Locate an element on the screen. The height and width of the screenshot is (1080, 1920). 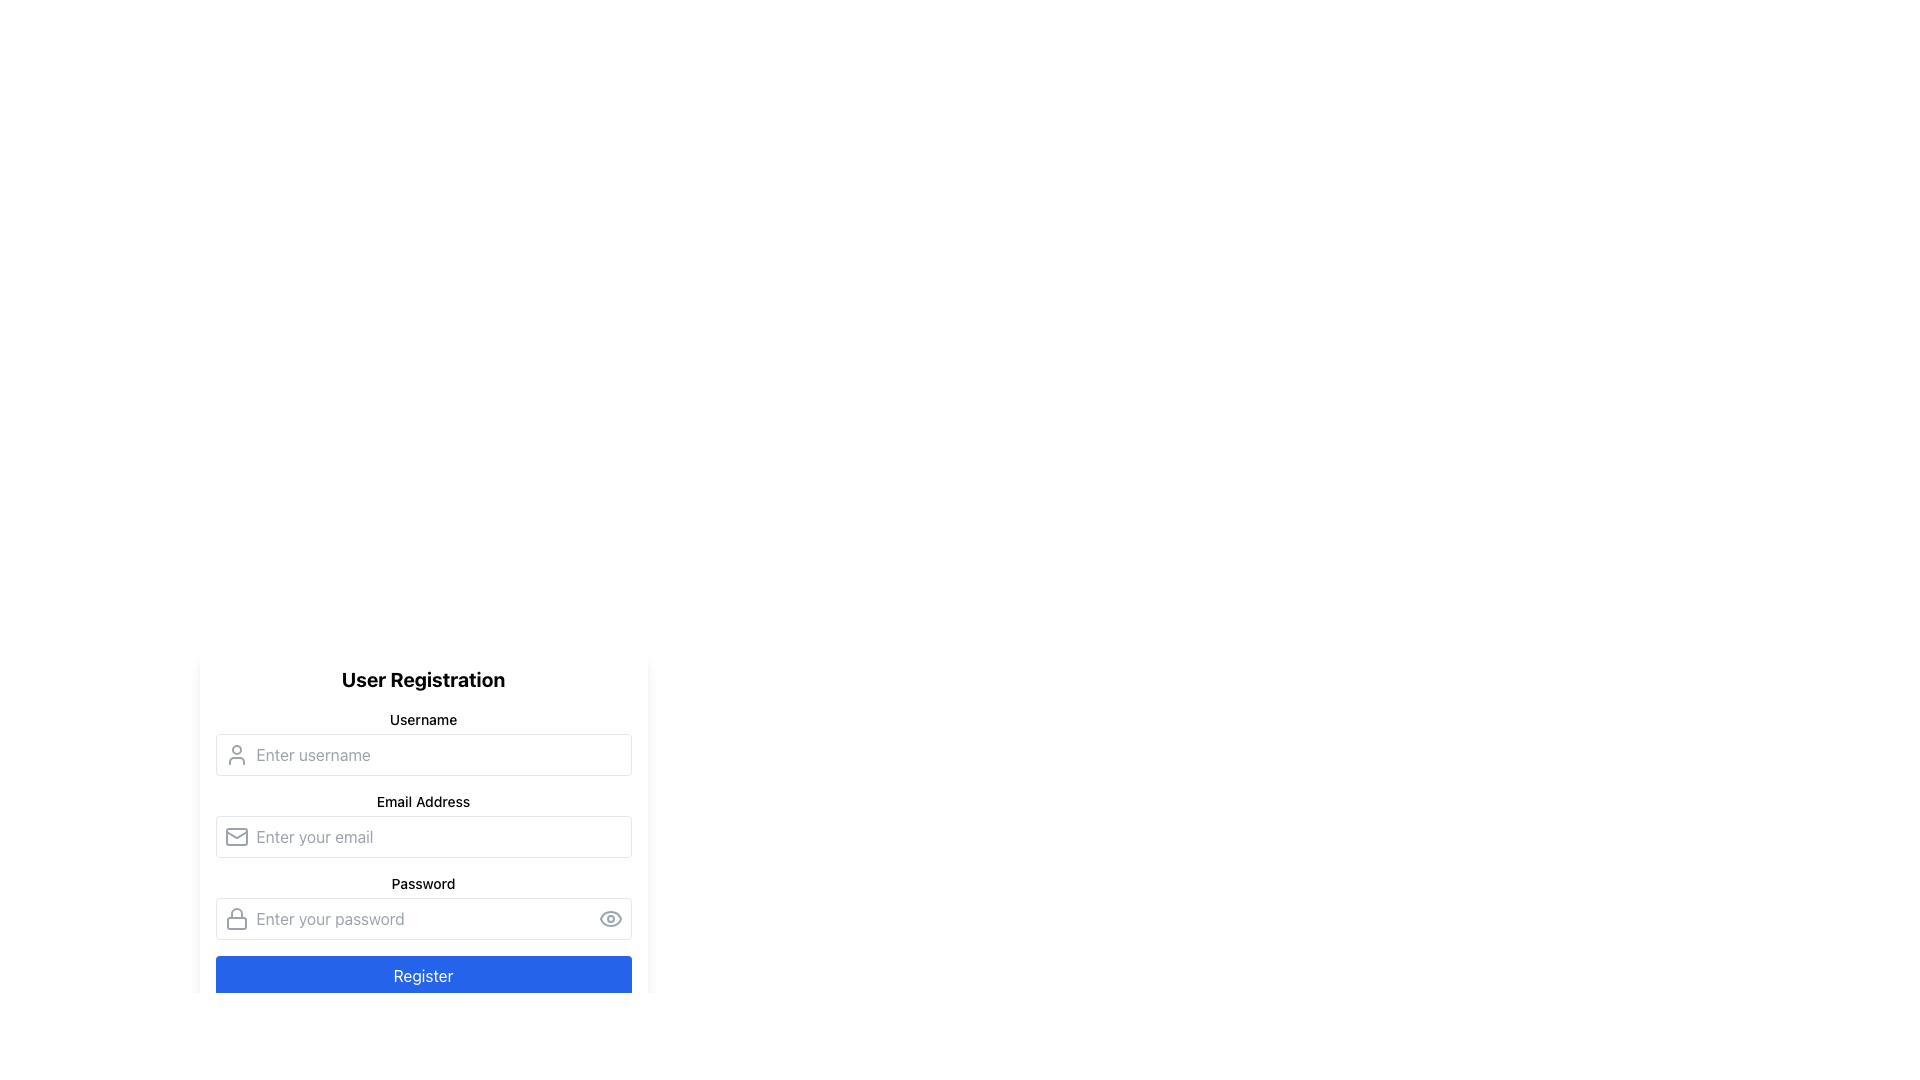
the bottom rectangular portion of the lock icon in the password input field of the user registration form is located at coordinates (236, 923).